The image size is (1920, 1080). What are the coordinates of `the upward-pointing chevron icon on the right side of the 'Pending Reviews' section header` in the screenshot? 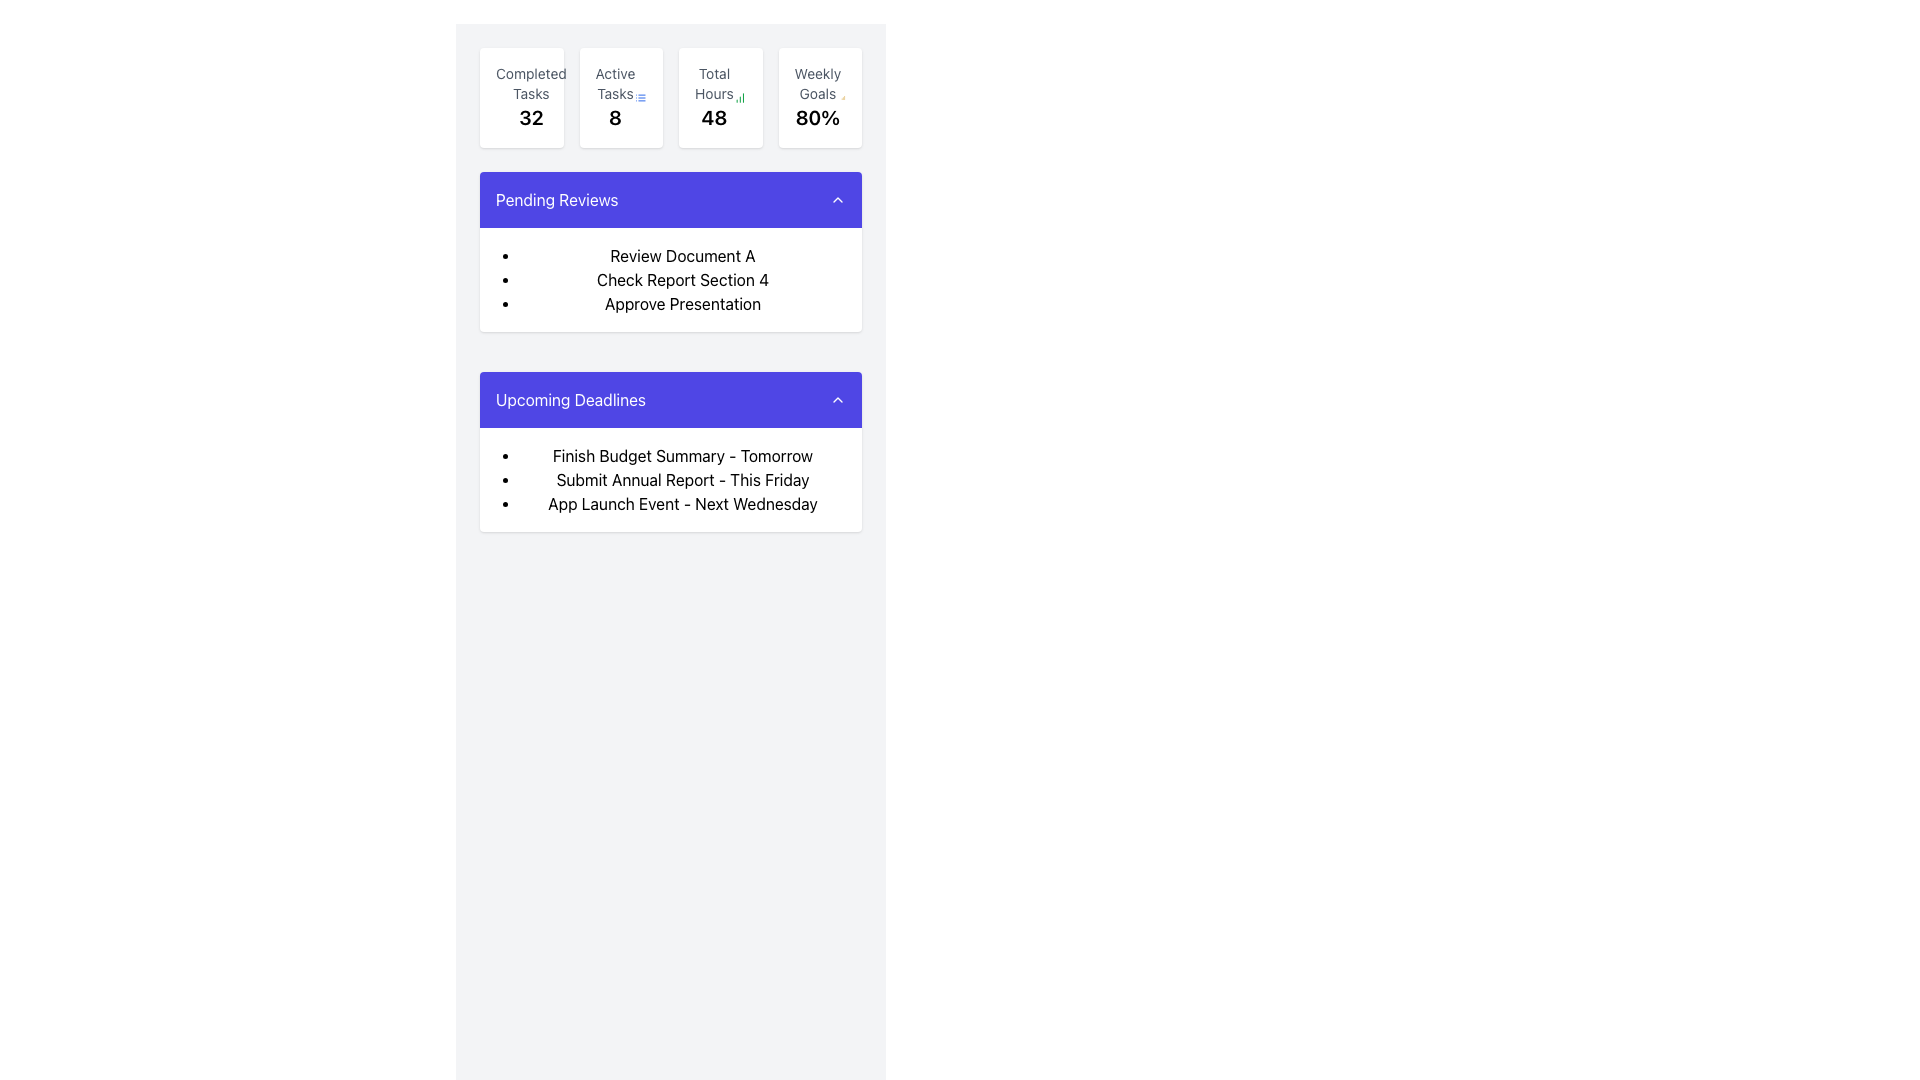 It's located at (838, 200).